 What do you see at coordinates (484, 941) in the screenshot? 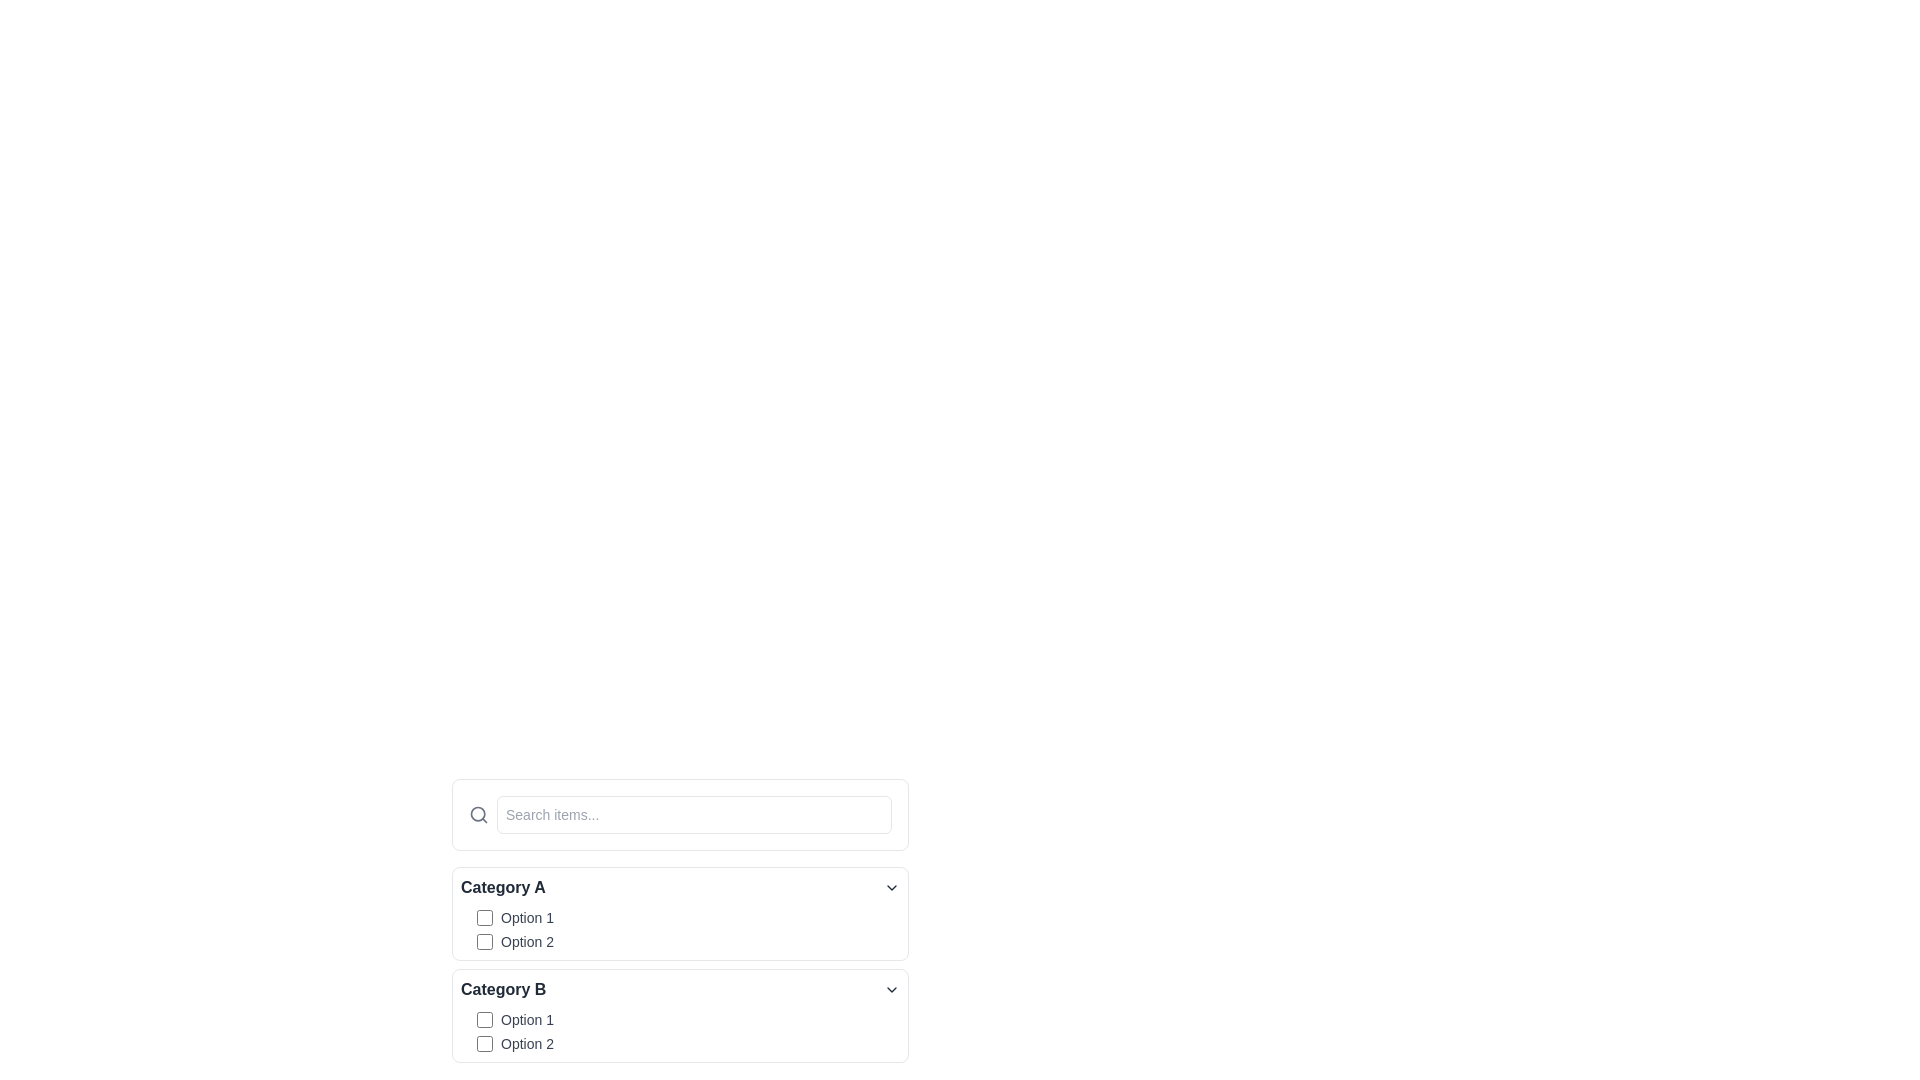
I see `the checkbox for 'Option 2' in the 'Category A' group to indicate focus` at bounding box center [484, 941].